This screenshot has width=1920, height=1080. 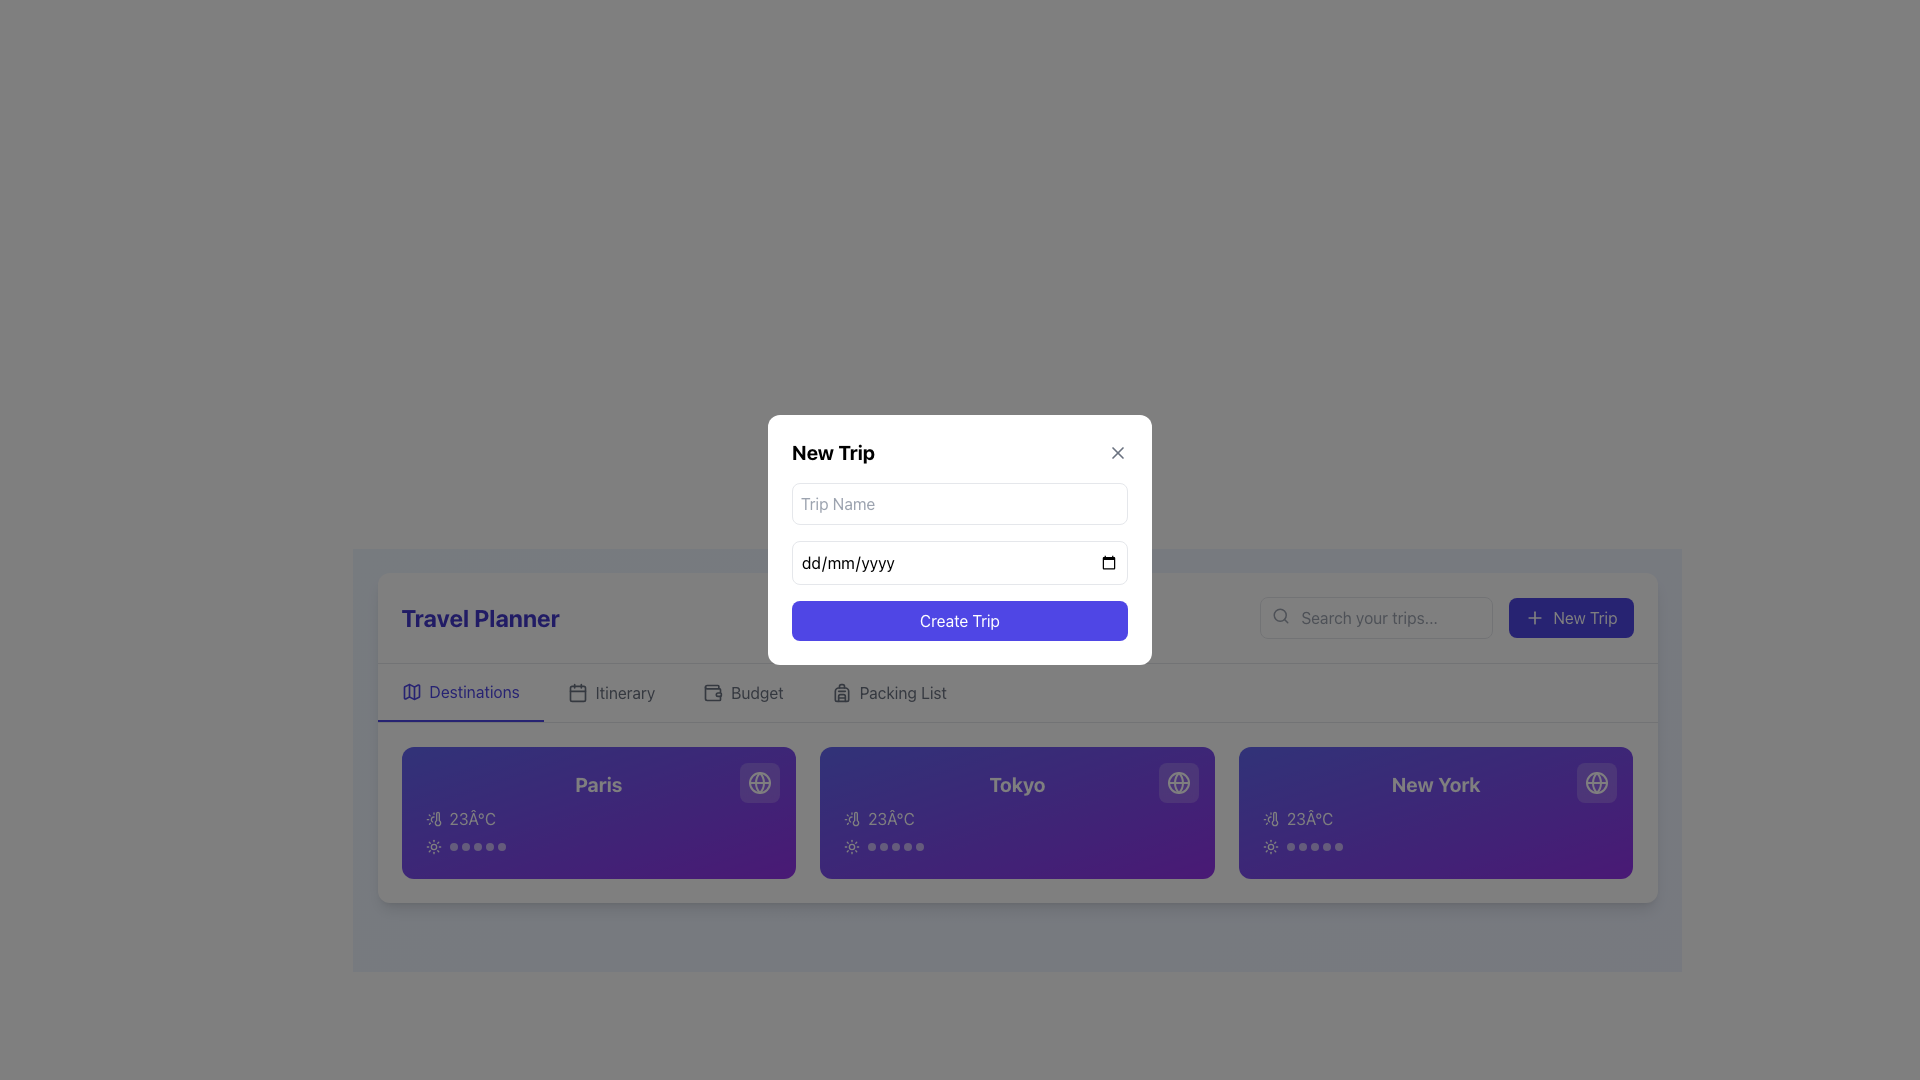 What do you see at coordinates (1178, 782) in the screenshot?
I see `the globe icon located in the top-right corner of the card displaying 'Tokyo' with temperature information` at bounding box center [1178, 782].